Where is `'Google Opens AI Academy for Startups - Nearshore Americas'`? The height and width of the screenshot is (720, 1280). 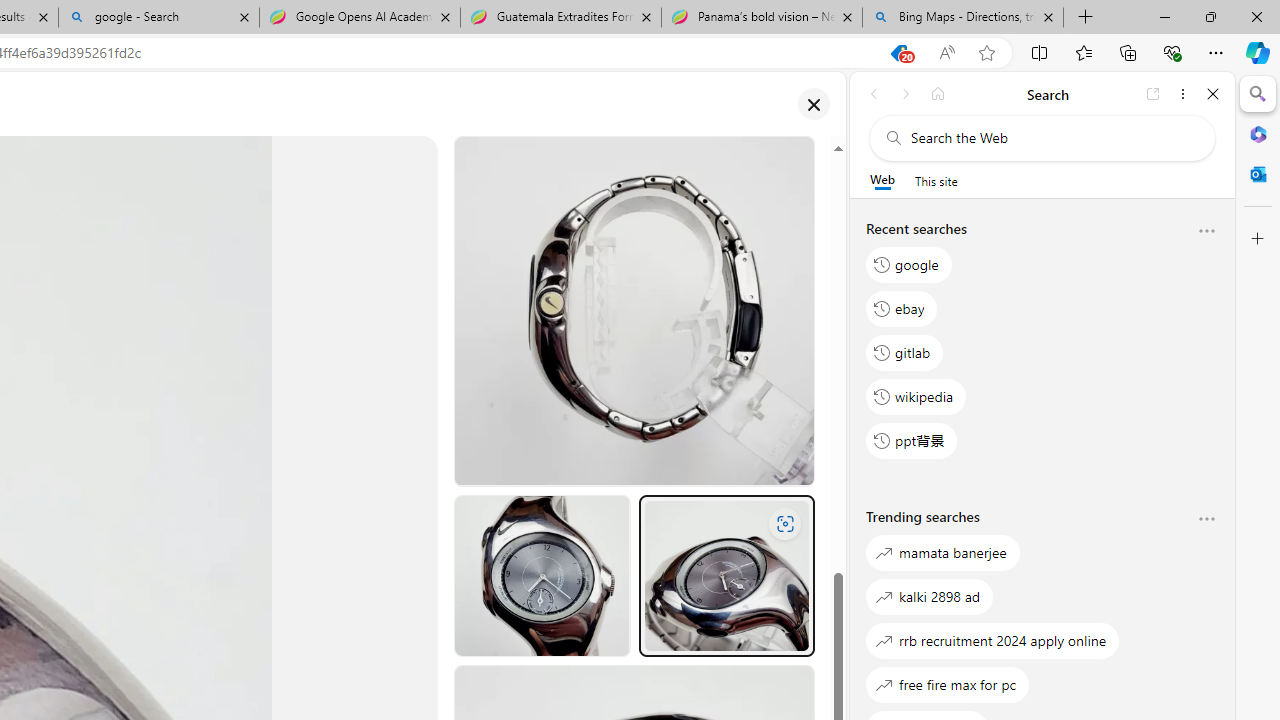
'Google Opens AI Academy for Startups - Nearshore Americas' is located at coordinates (359, 17).